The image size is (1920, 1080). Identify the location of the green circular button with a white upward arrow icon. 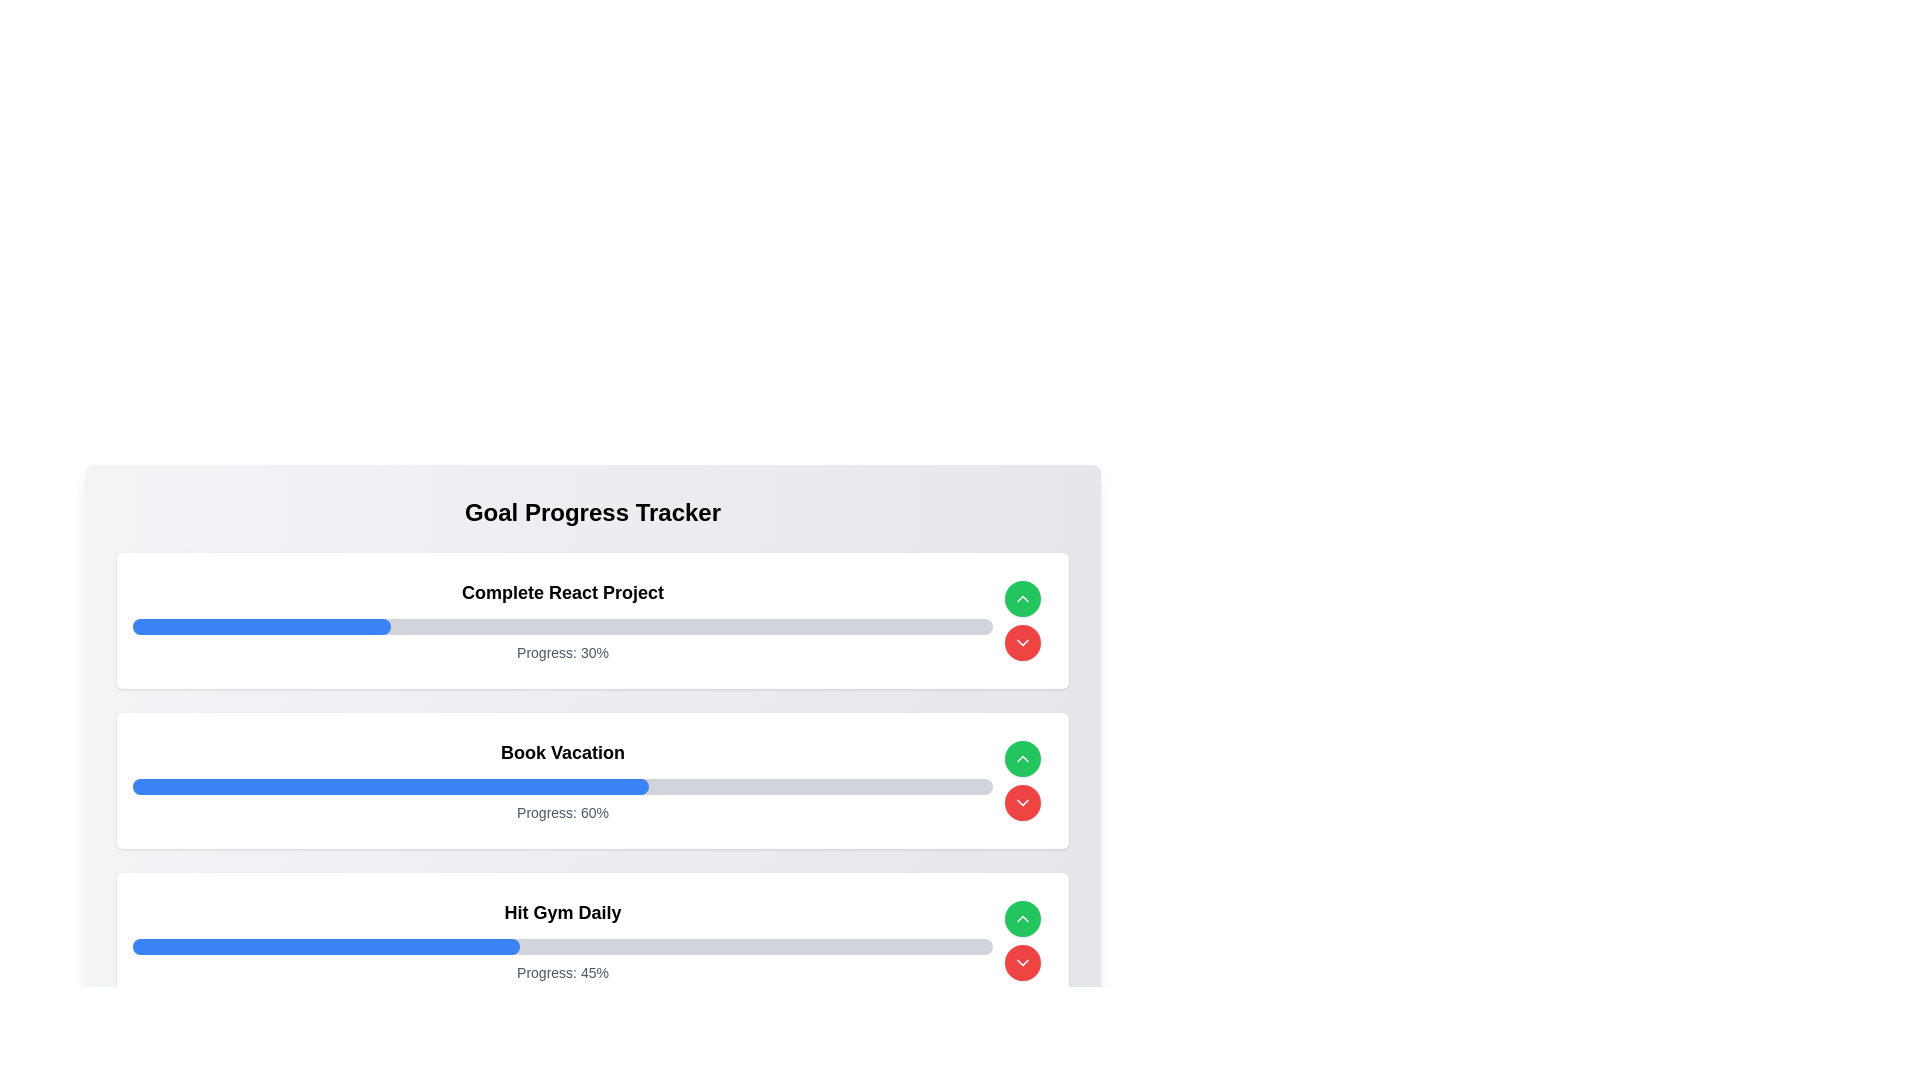
(1022, 918).